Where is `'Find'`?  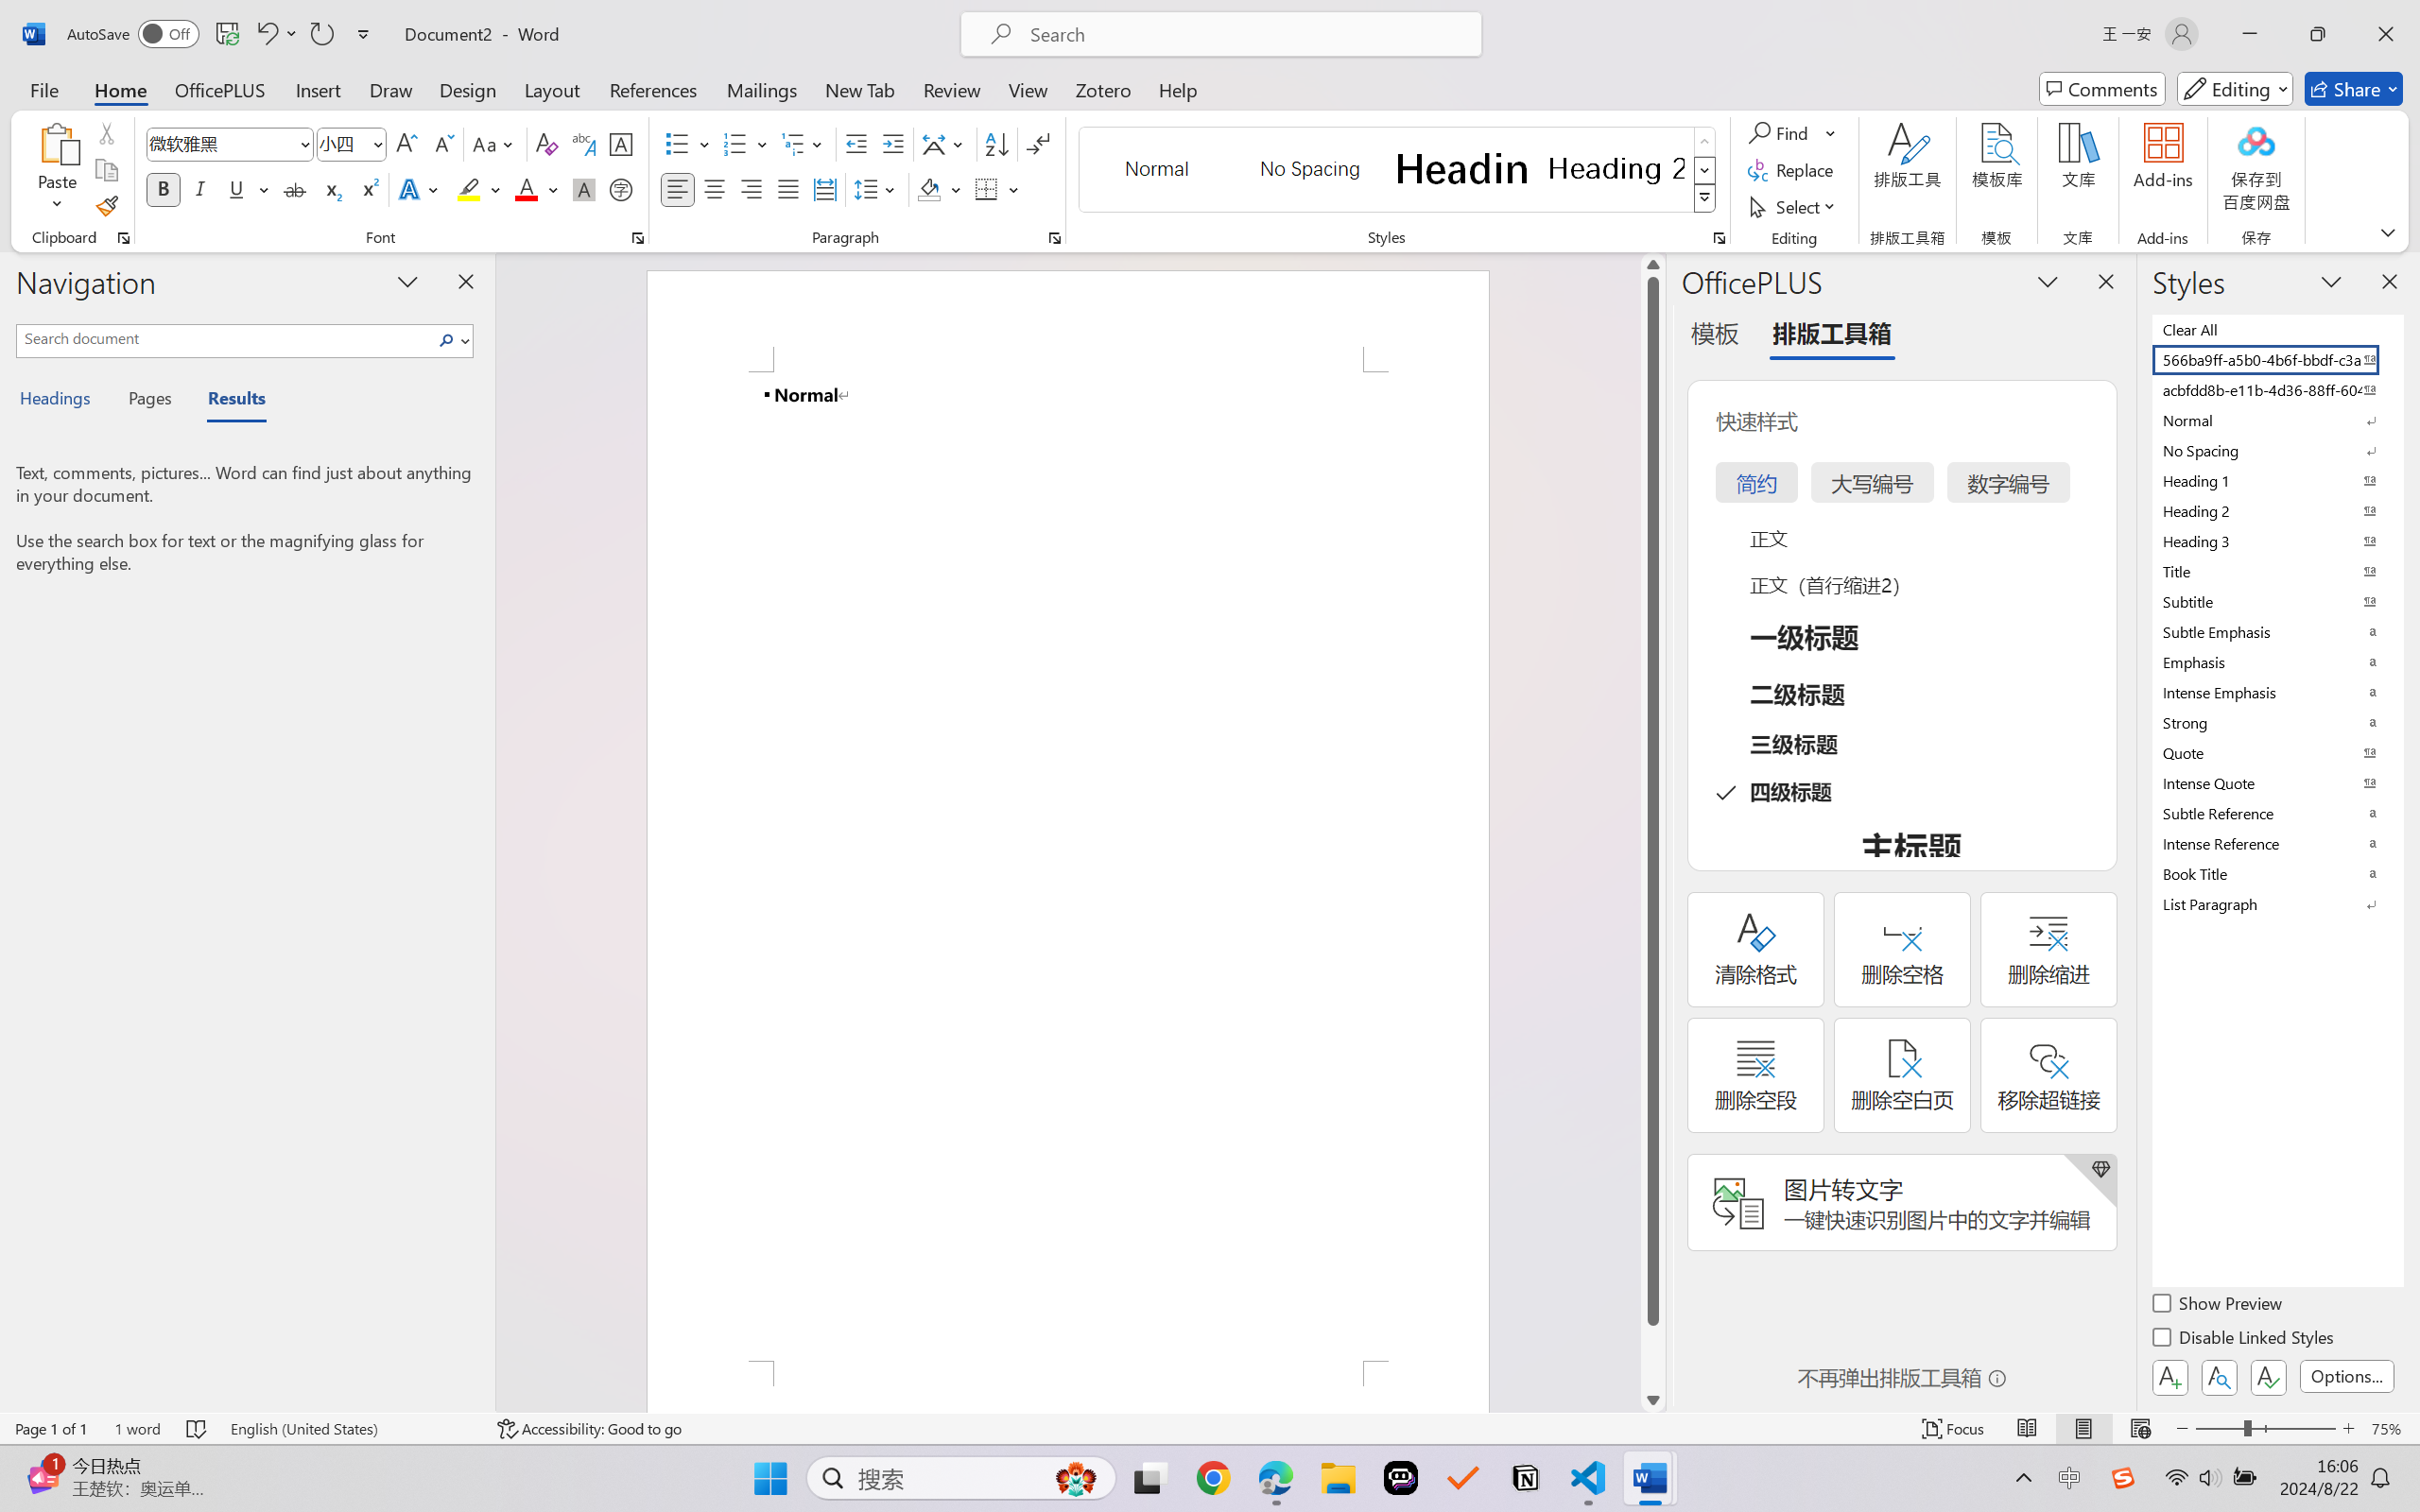 'Find' is located at coordinates (1791, 131).